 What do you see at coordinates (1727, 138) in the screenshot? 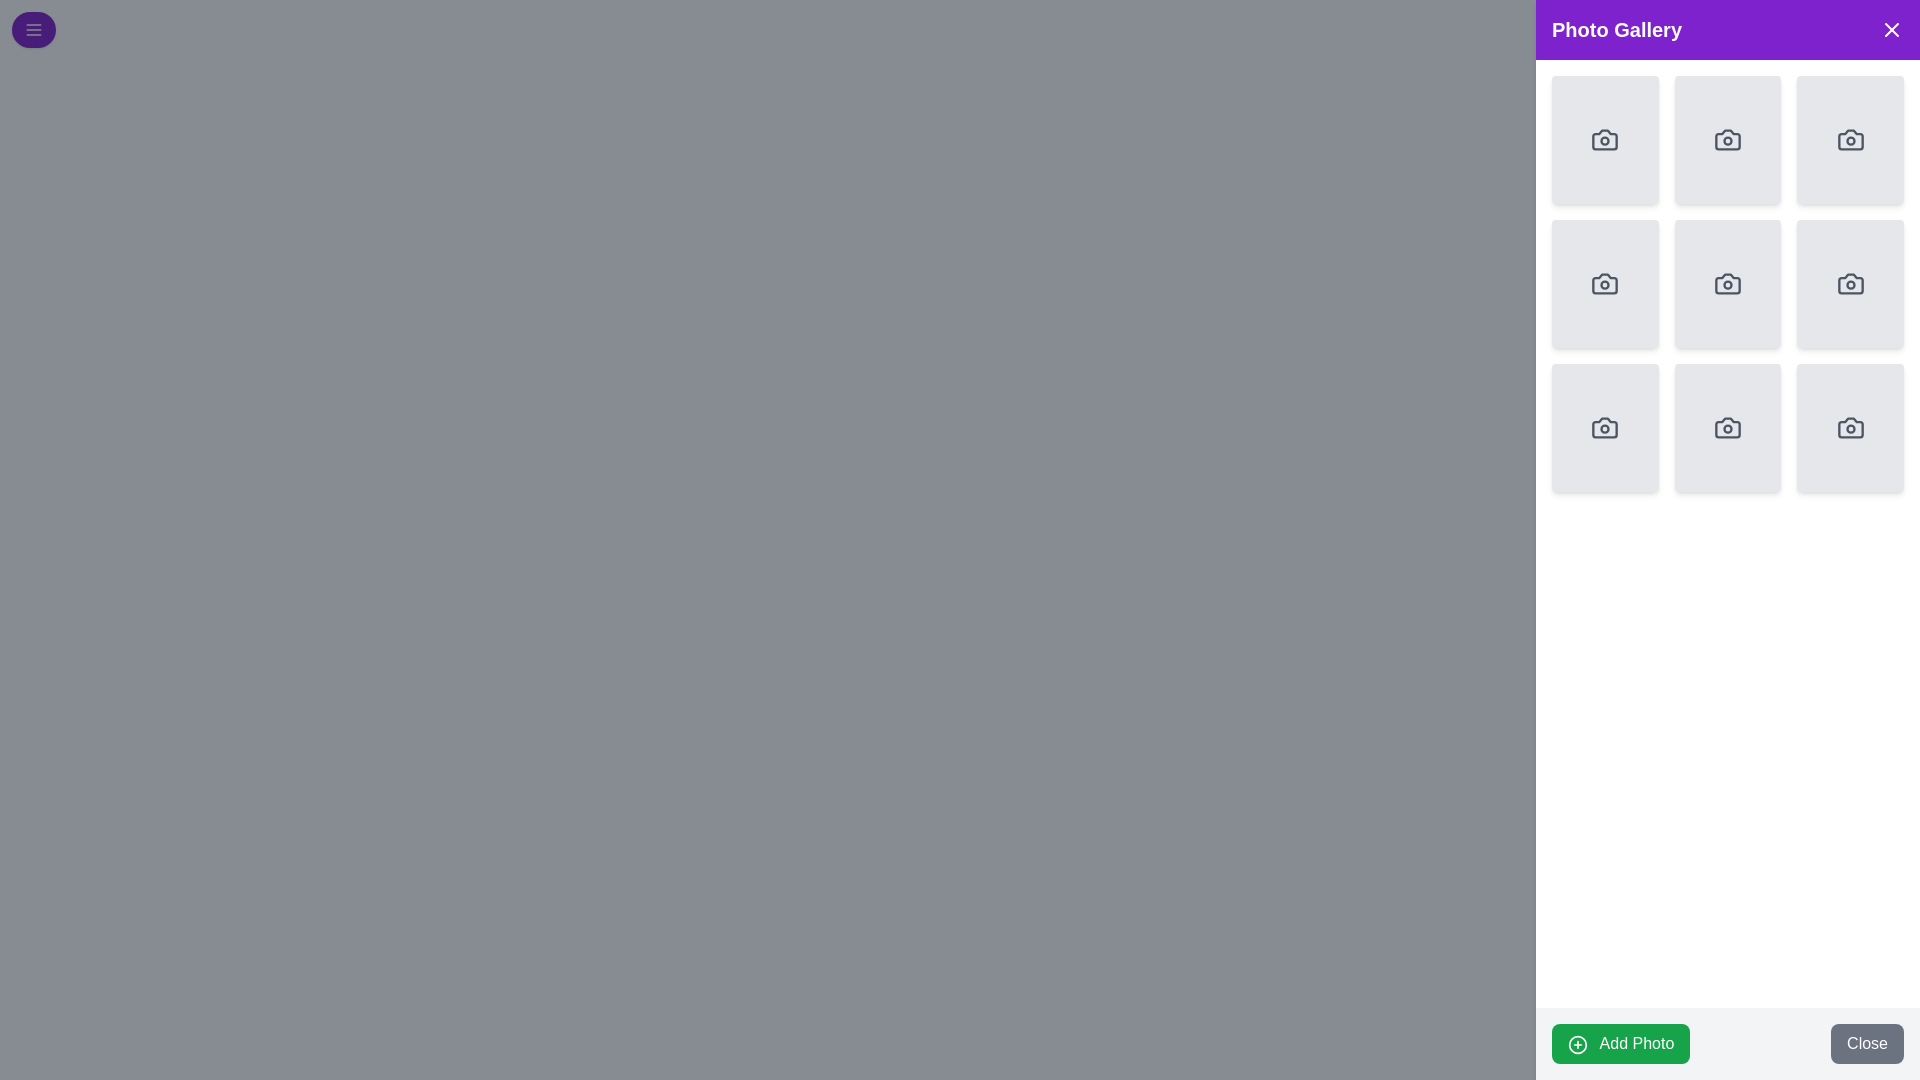
I see `the interactive placeholder card for photo upload located in the second position of the first row in the right-side photo gallery panel` at bounding box center [1727, 138].